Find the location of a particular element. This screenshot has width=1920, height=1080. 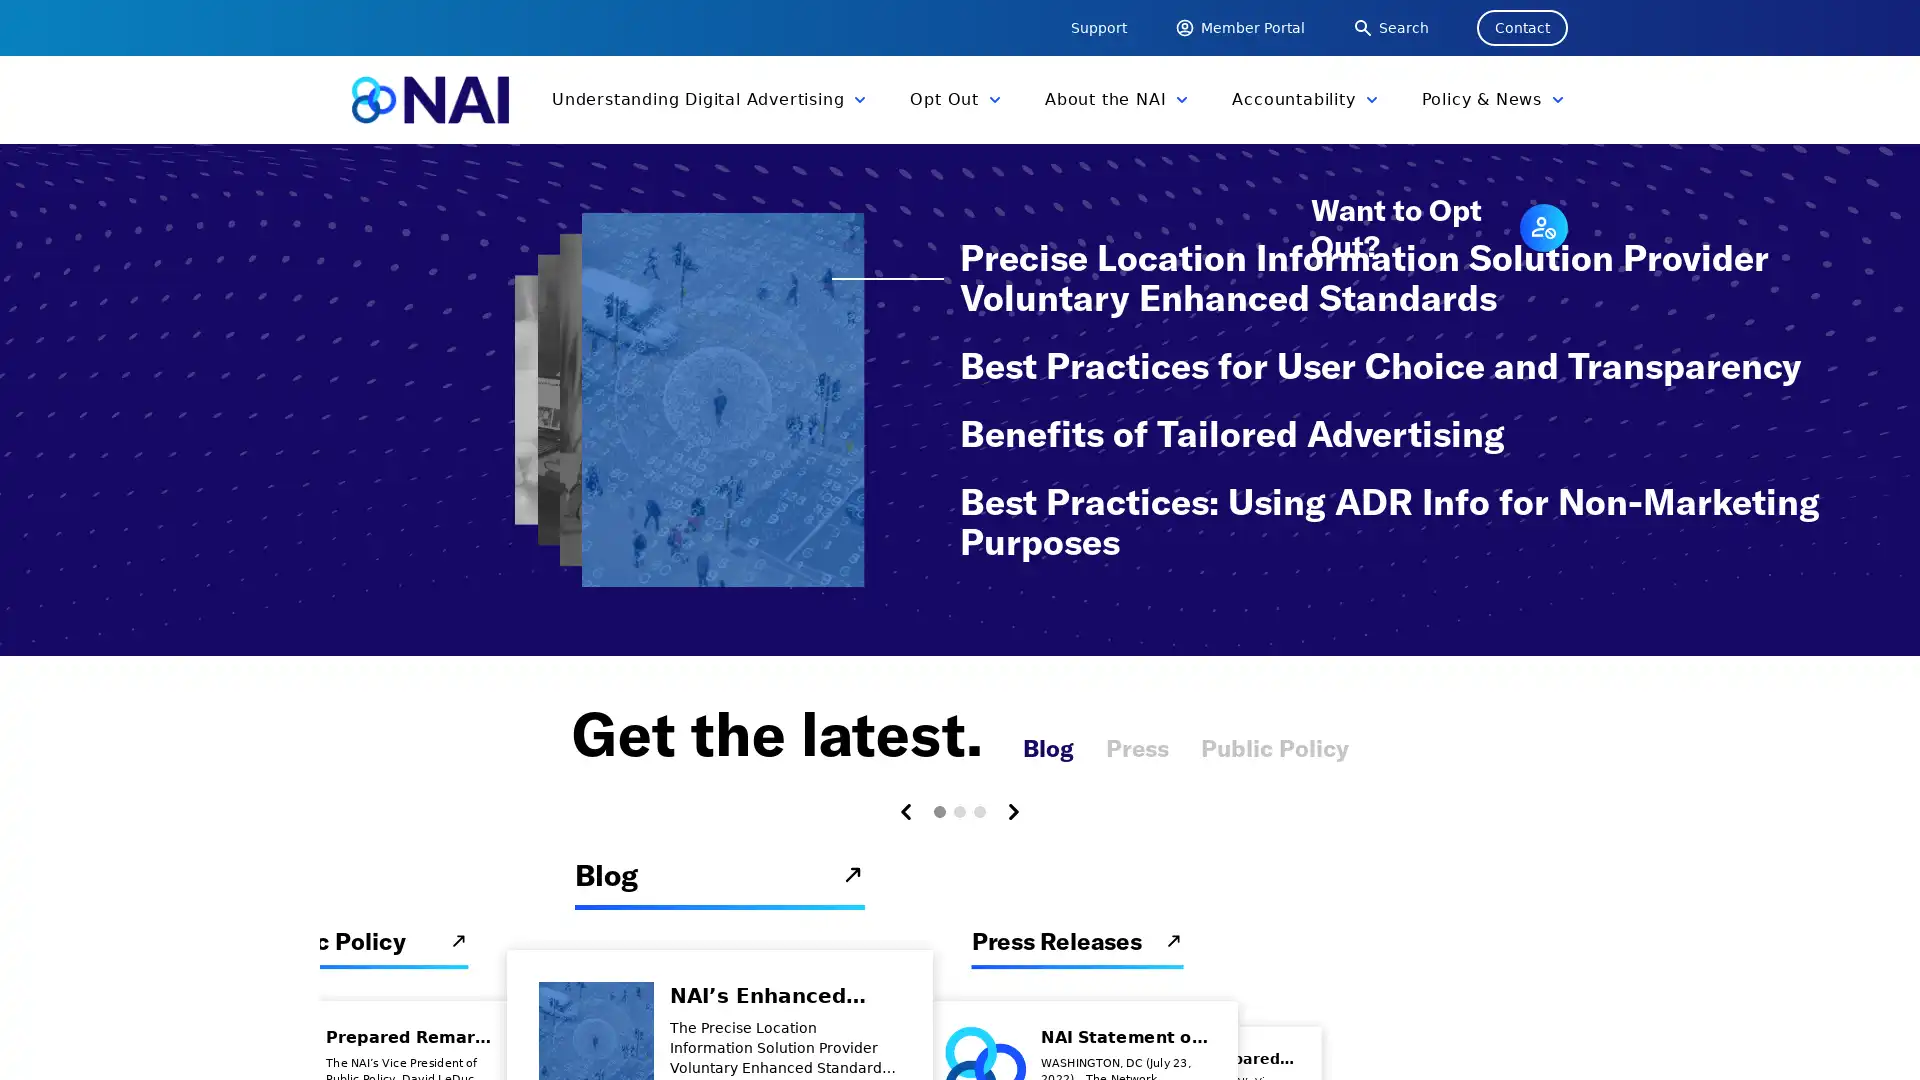

Carousel Page 1 (Current Slide) is located at coordinates (939, 812).